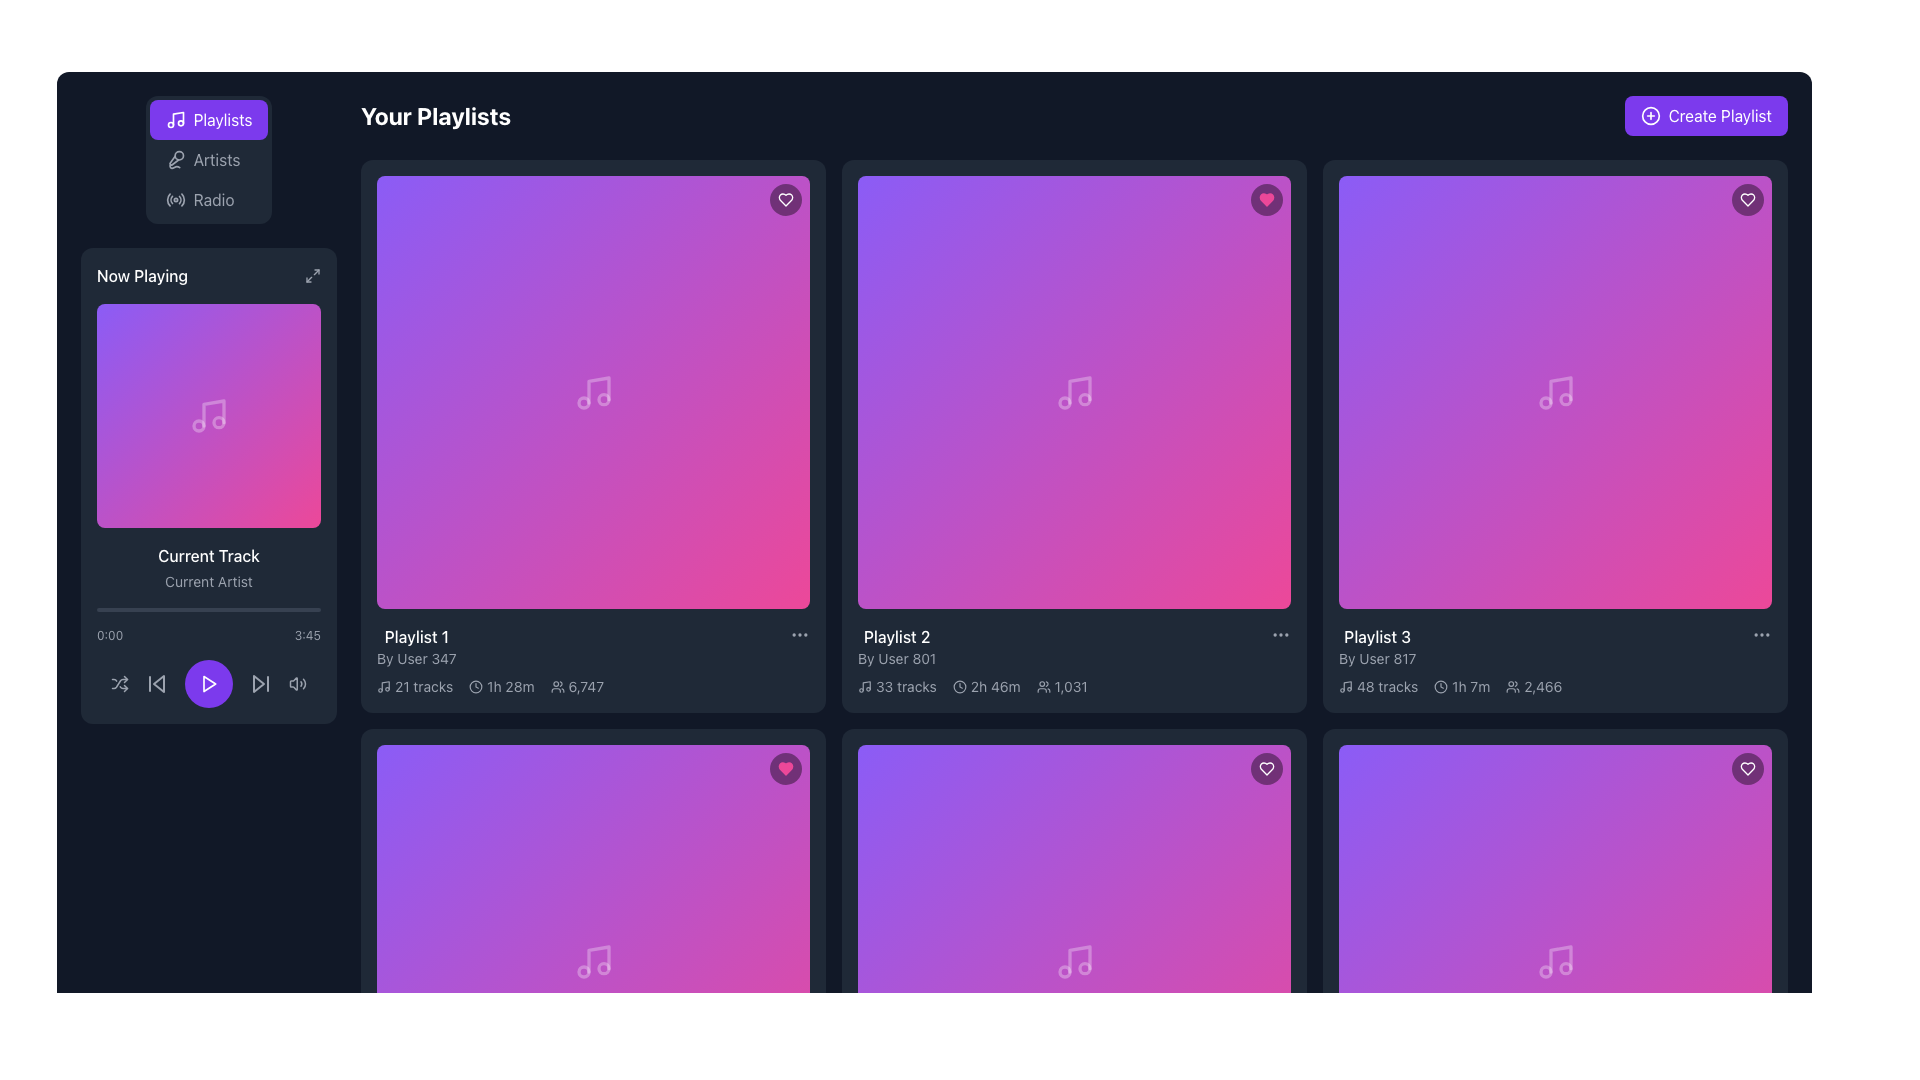 The image size is (1920, 1080). What do you see at coordinates (1073, 960) in the screenshot?
I see `the white musical note icon with slight transparency, located in the second row, first column of the grid layout under 'Your Playlists'` at bounding box center [1073, 960].